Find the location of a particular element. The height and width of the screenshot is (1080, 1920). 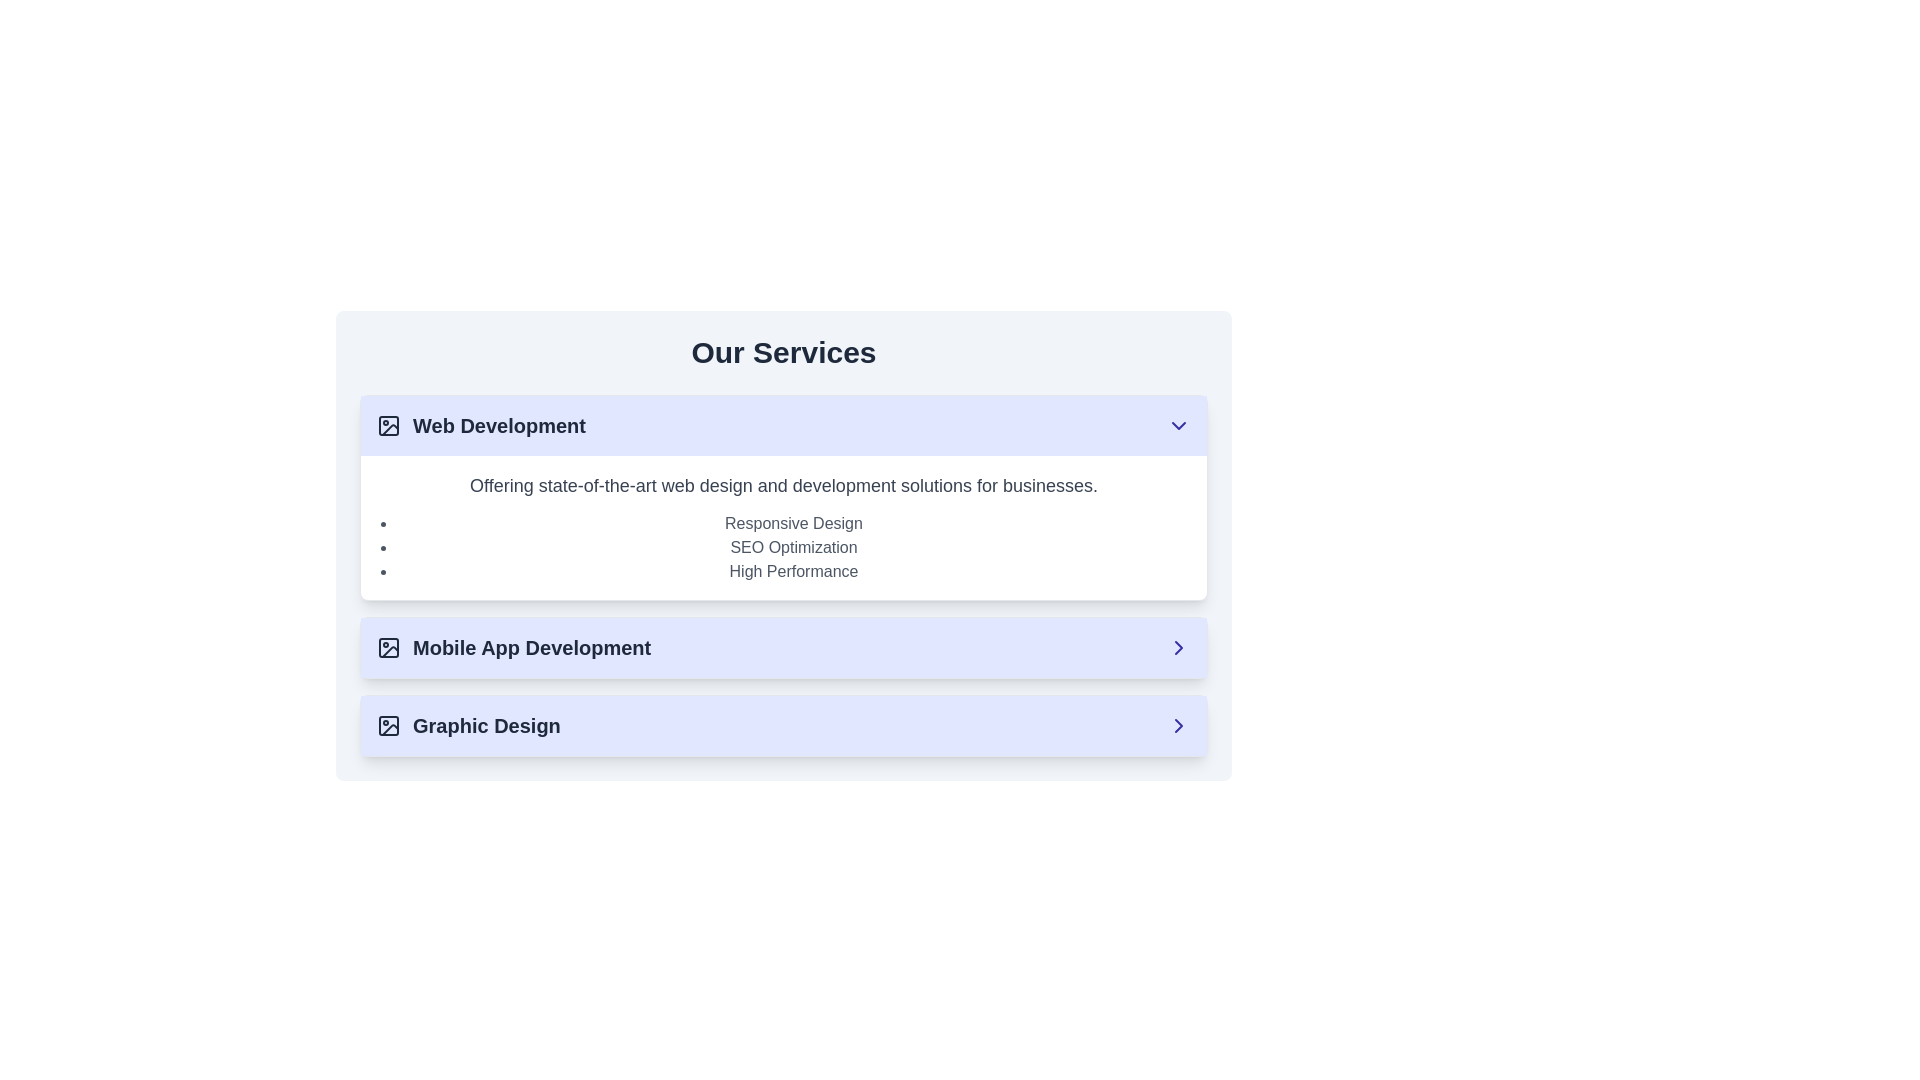

the 'Graphic Design' icon, which is located near the left edge of the third row in the services list, directly before the text label is located at coordinates (388, 725).